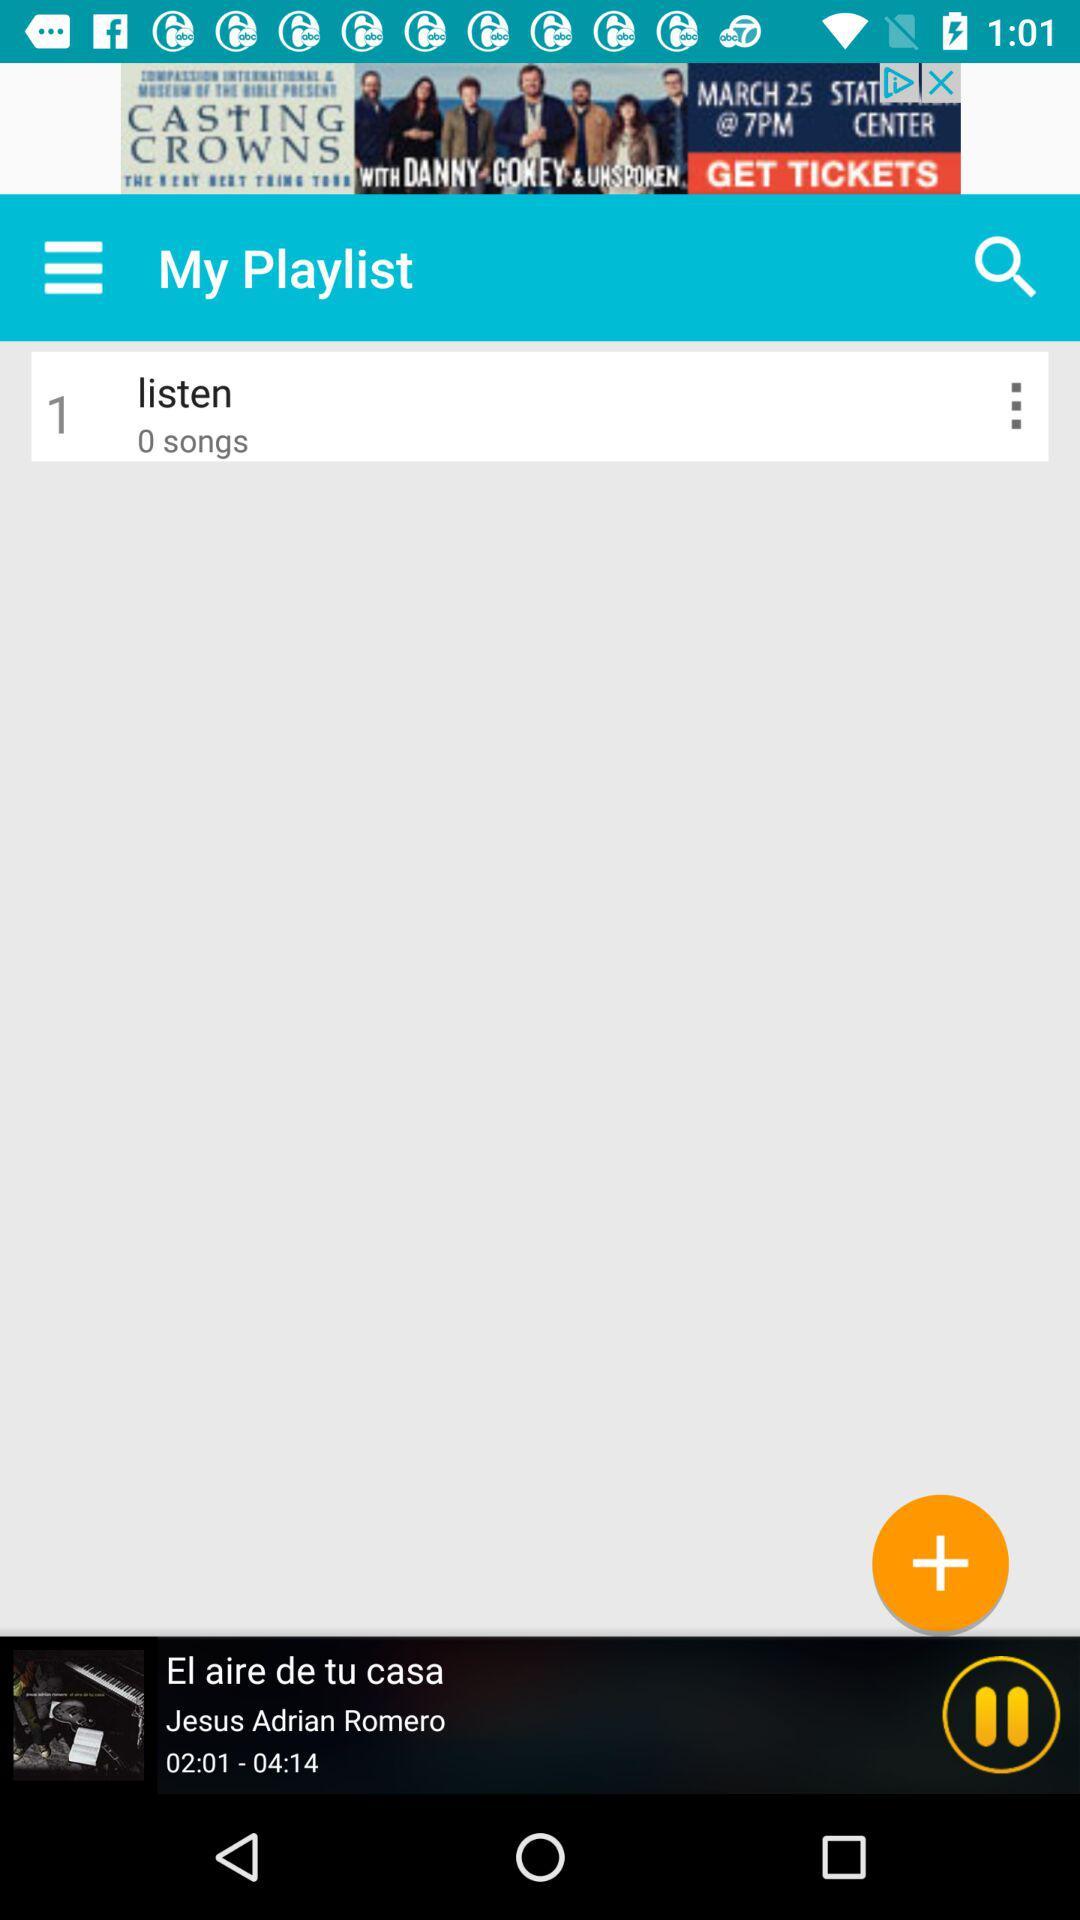 The height and width of the screenshot is (1920, 1080). What do you see at coordinates (940, 1562) in the screenshot?
I see `the add icon` at bounding box center [940, 1562].